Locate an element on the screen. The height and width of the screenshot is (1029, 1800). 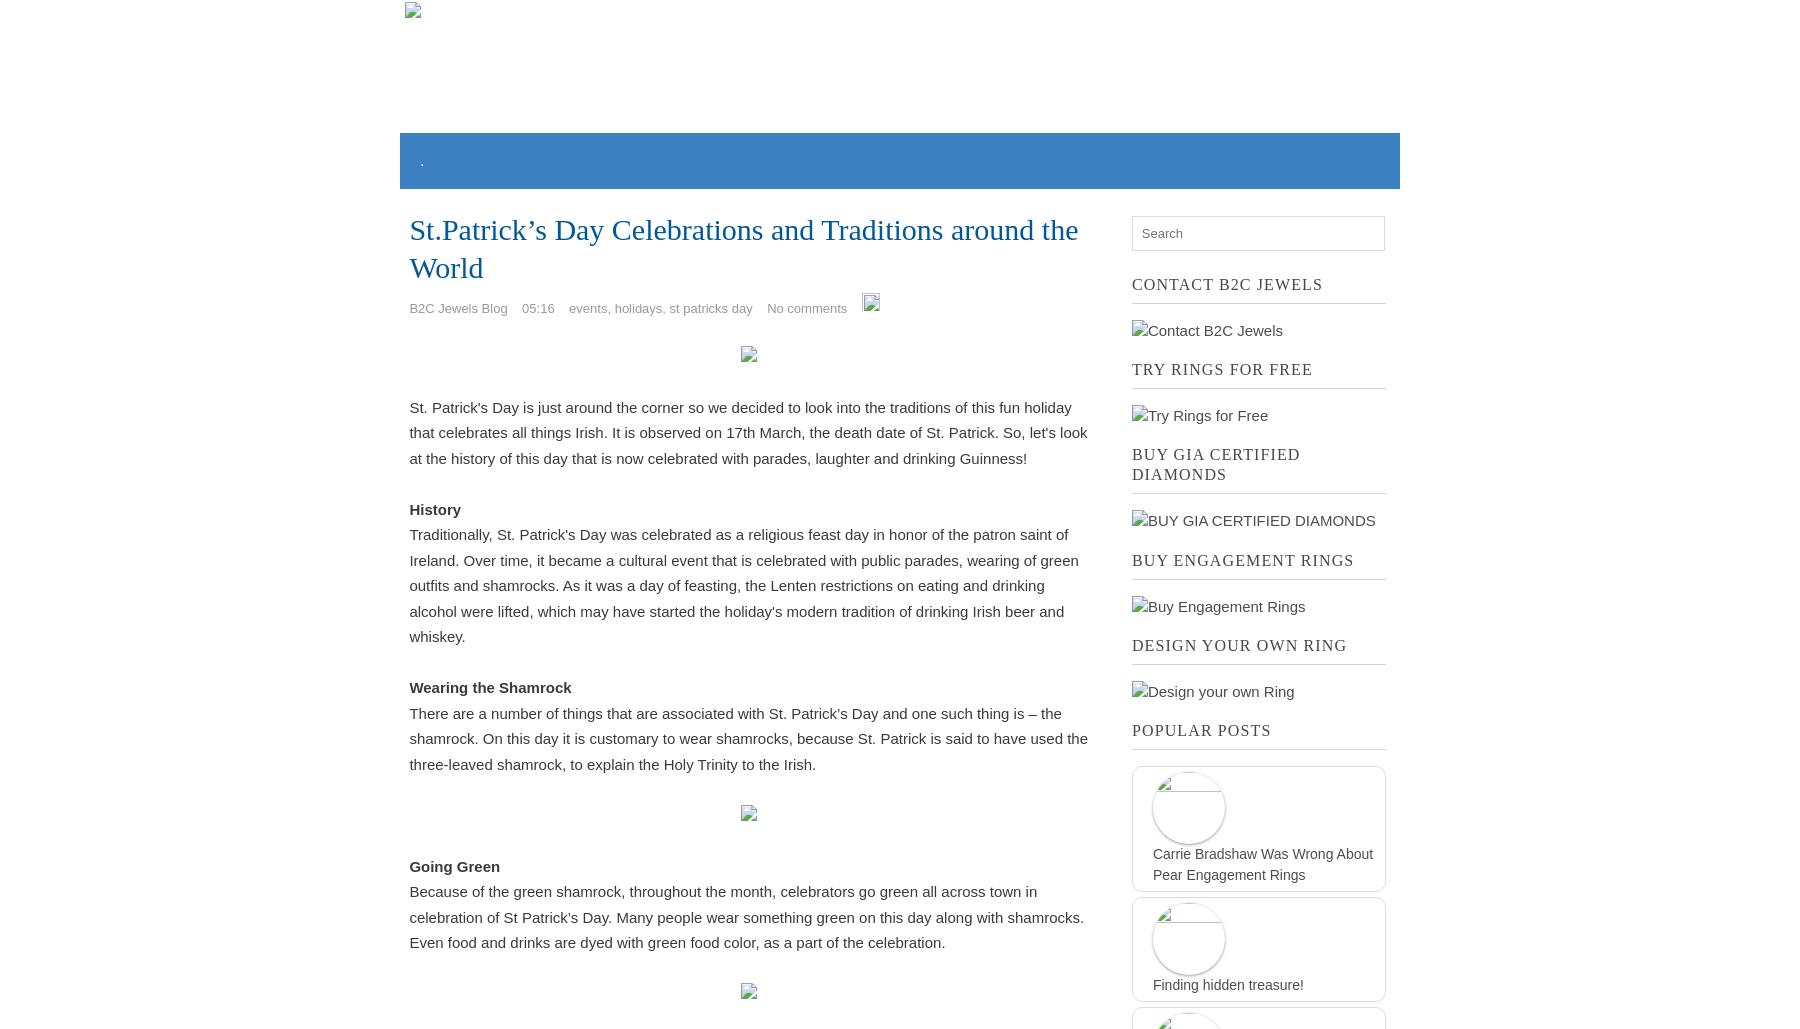
'B2C Jewels Blog' is located at coordinates (456, 307).